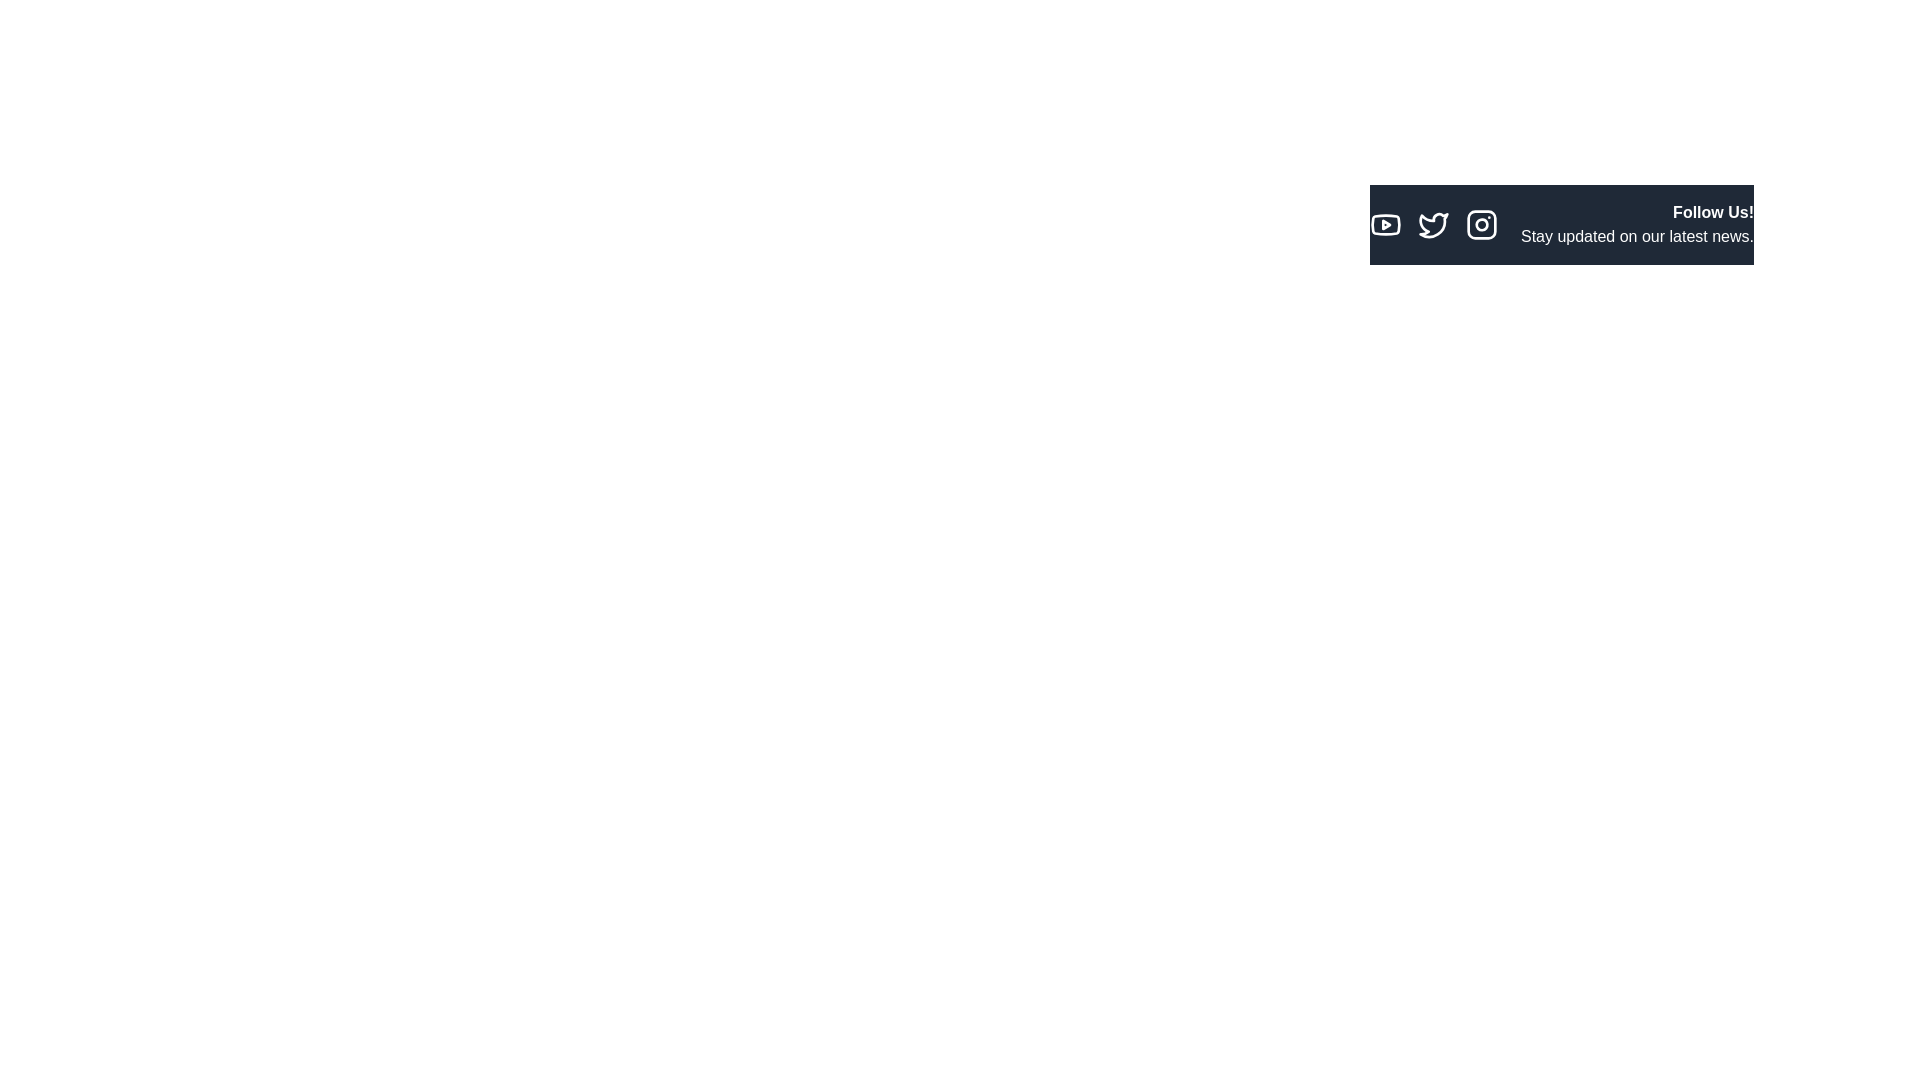 Image resolution: width=1920 pixels, height=1080 pixels. I want to click on the Twitter icon located between the play button and Instagram logo, so click(1433, 224).